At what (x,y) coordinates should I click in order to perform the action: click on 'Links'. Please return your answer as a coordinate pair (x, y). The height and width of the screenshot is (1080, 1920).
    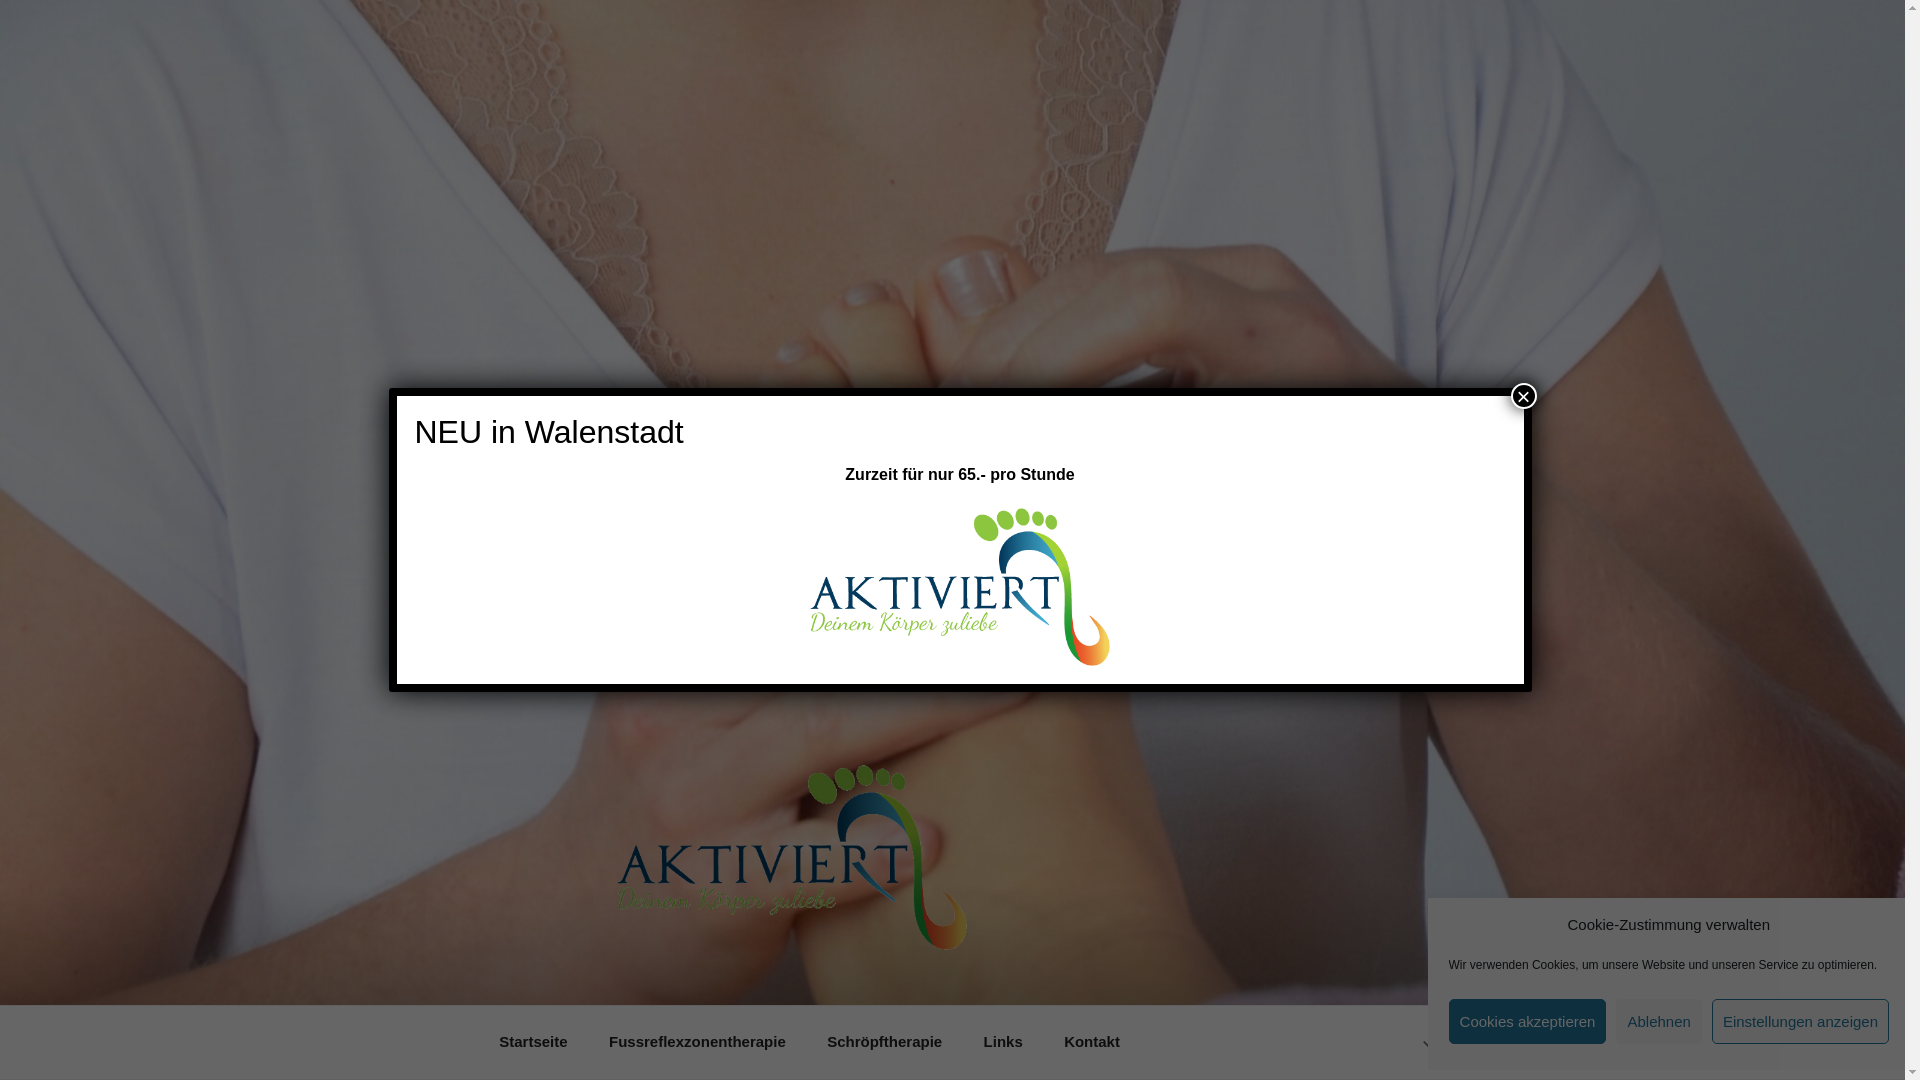
    Looking at the image, I should click on (1003, 1041).